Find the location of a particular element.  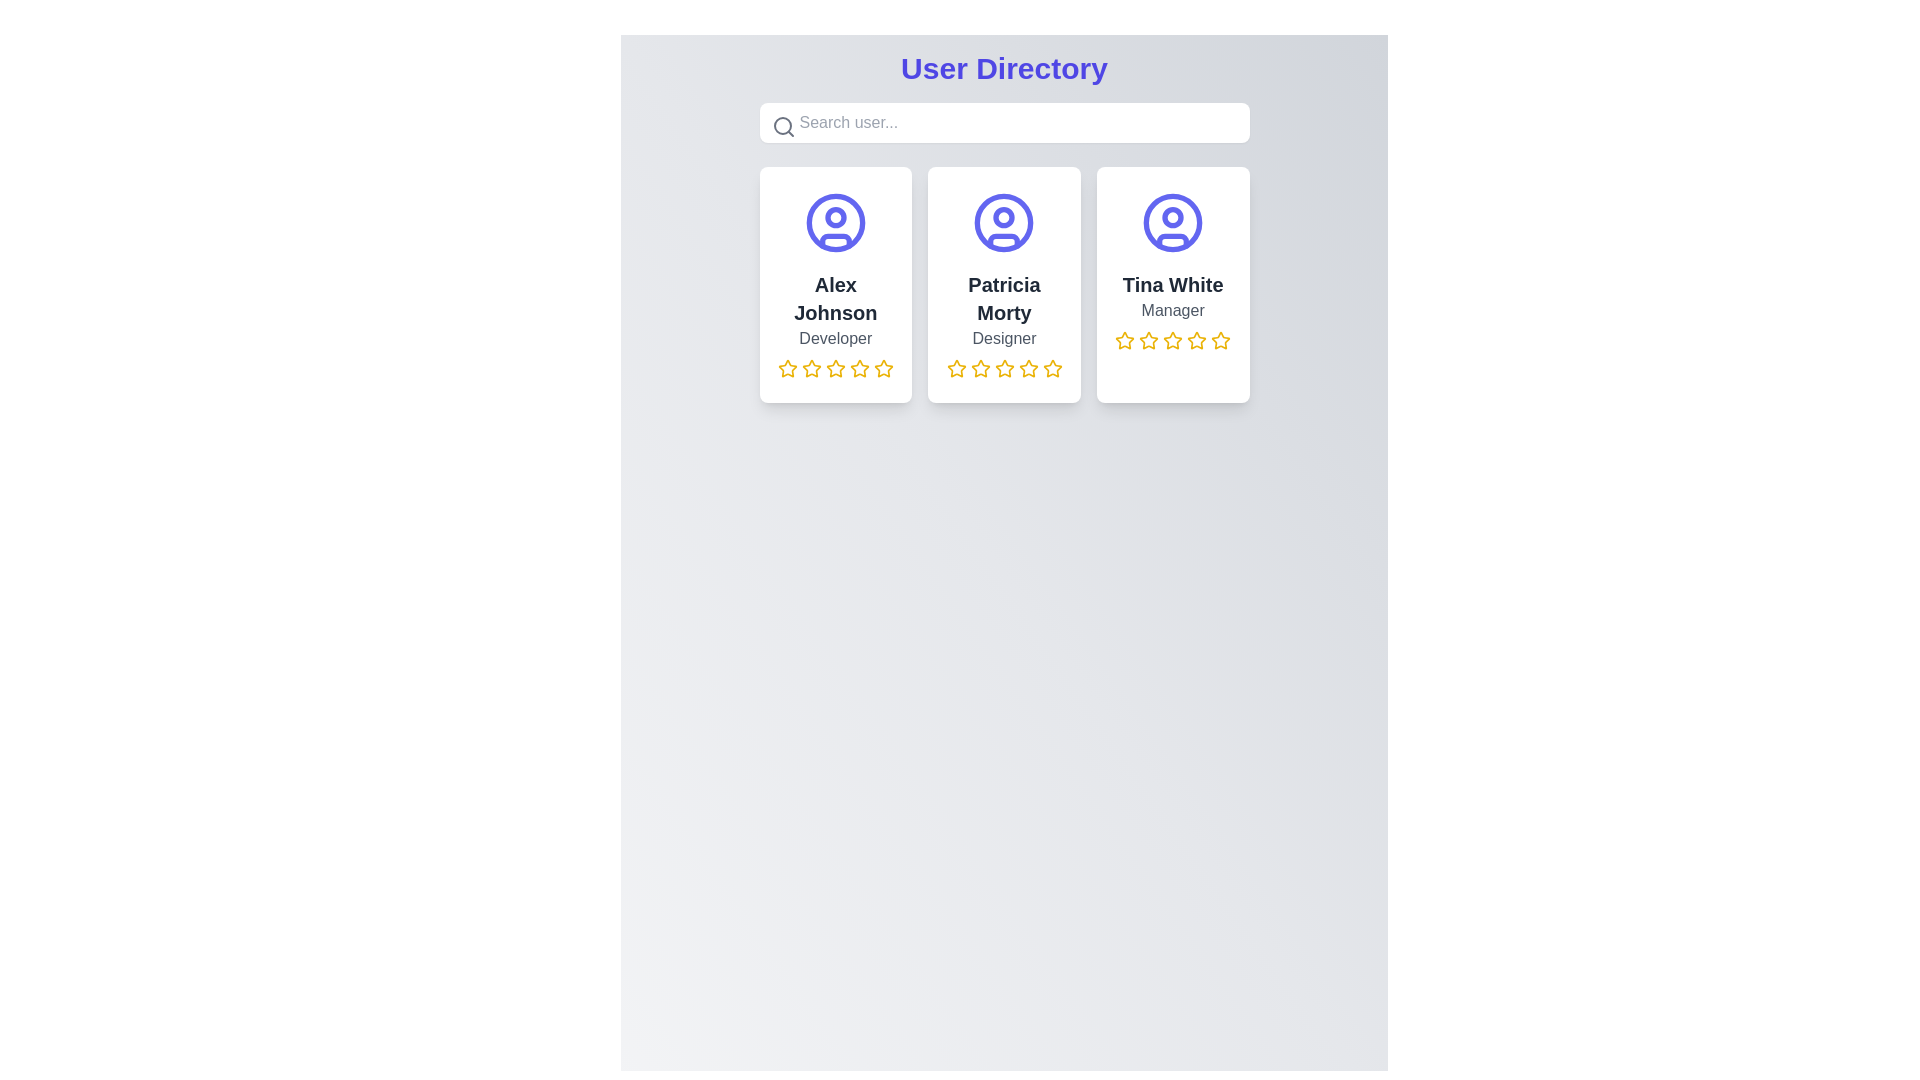

the label that denotes the job title of Patricia Morty, located below her name in the middle card of a three-column layout is located at coordinates (1004, 338).